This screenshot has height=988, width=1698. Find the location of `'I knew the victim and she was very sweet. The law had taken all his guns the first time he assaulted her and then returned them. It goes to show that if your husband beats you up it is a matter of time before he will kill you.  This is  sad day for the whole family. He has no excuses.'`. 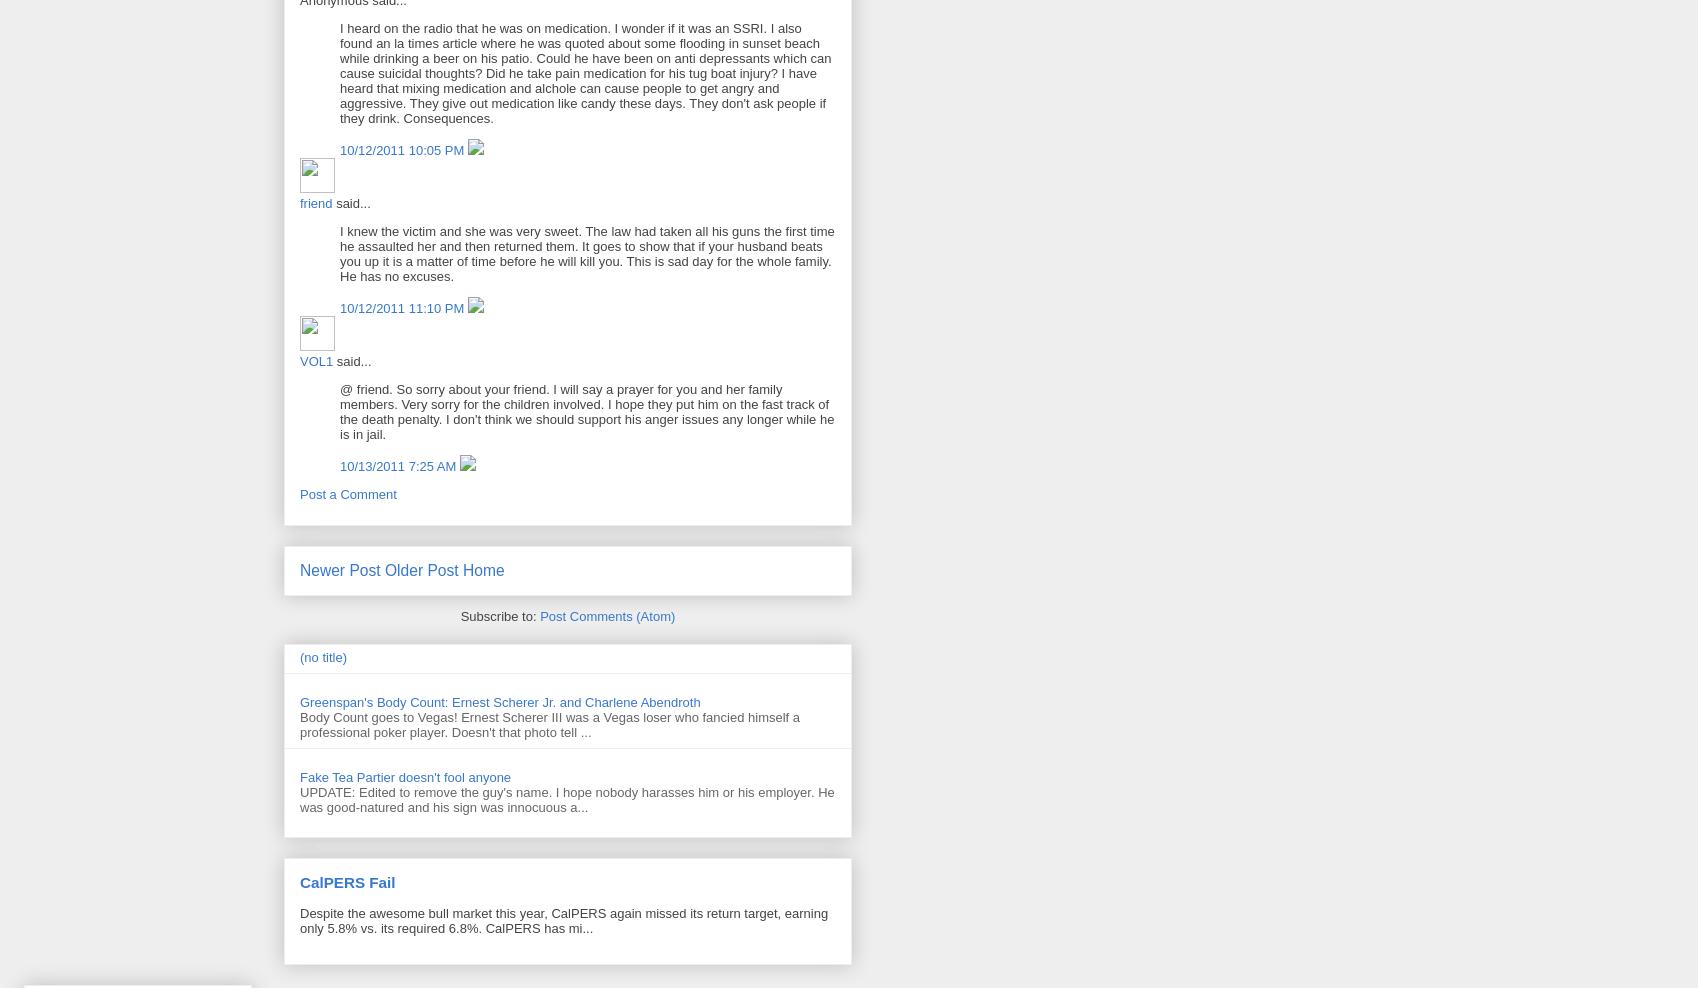

'I knew the victim and she was very sweet. The law had taken all his guns the first time he assaulted her and then returned them. It goes to show that if your husband beats you up it is a matter of time before he will kill you.  This is  sad day for the whole family. He has no excuses.' is located at coordinates (586, 252).